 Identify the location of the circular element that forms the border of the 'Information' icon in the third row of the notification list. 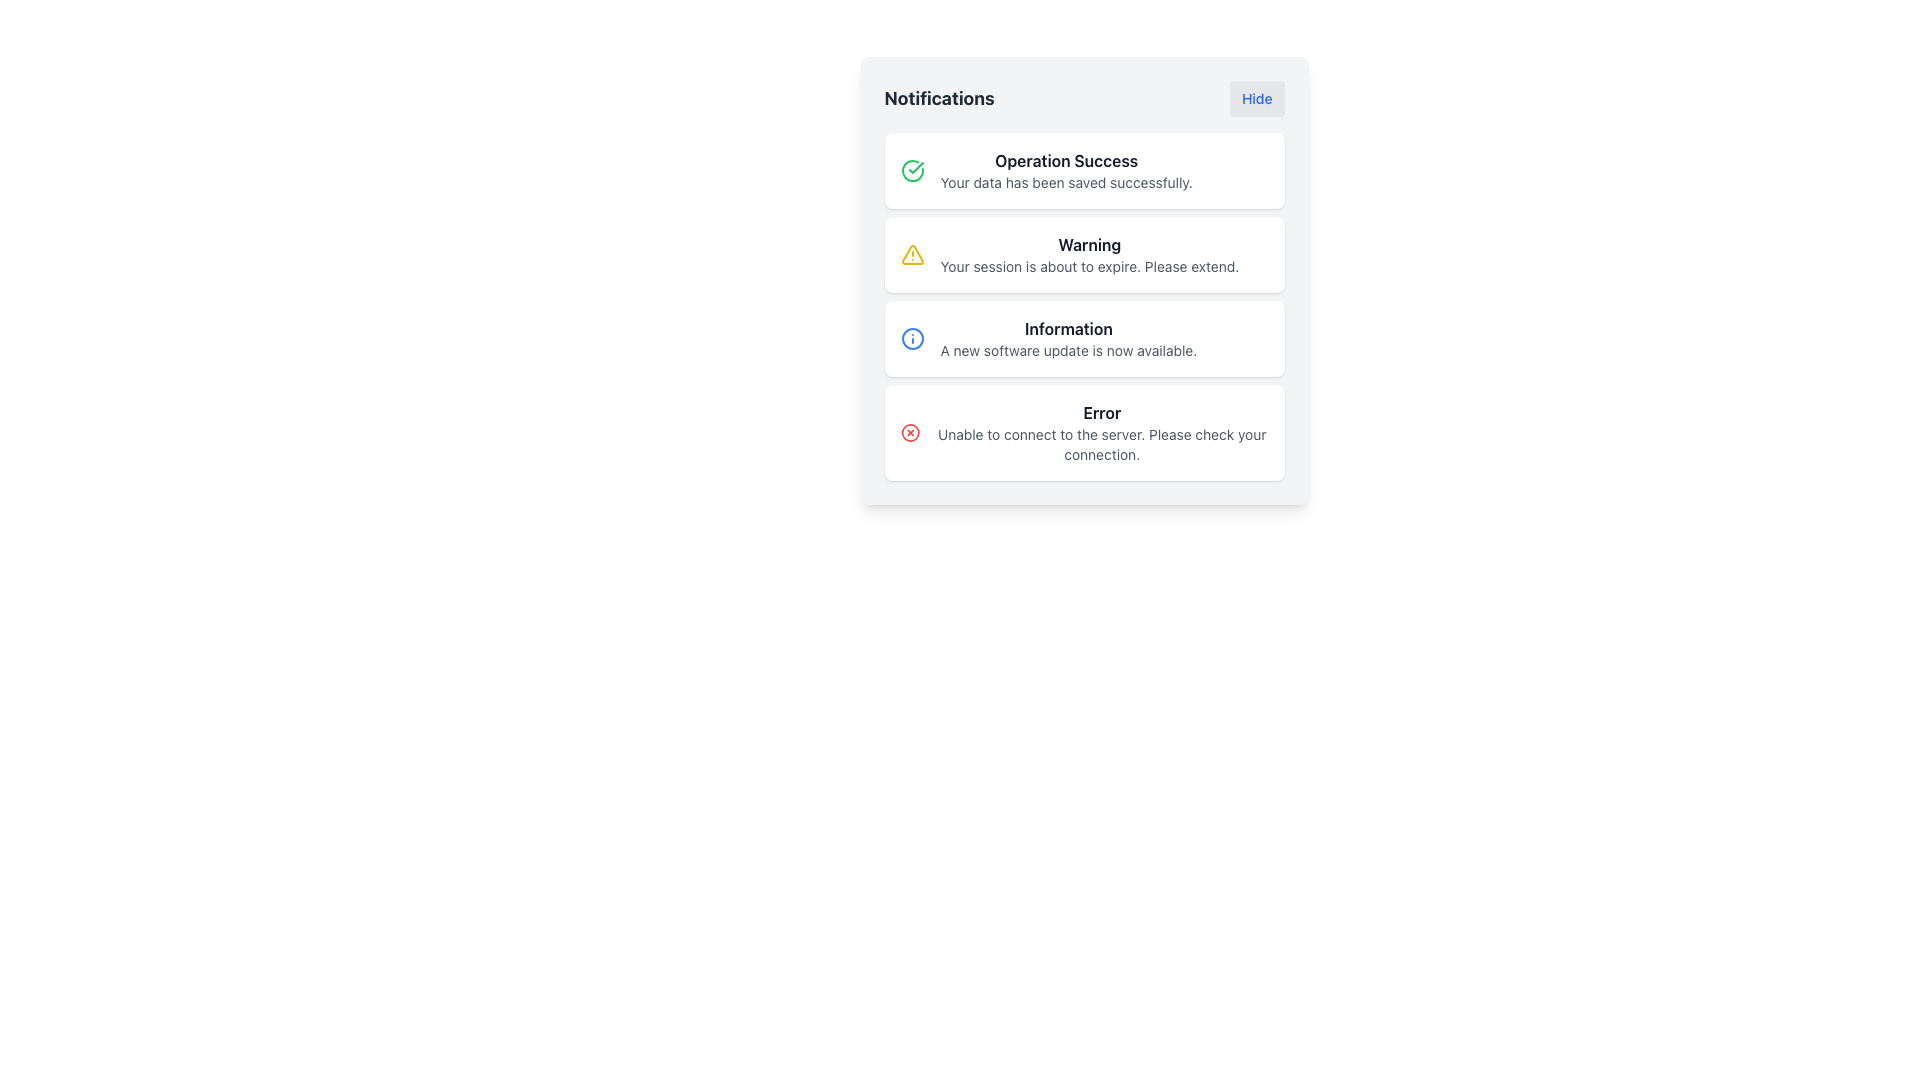
(911, 338).